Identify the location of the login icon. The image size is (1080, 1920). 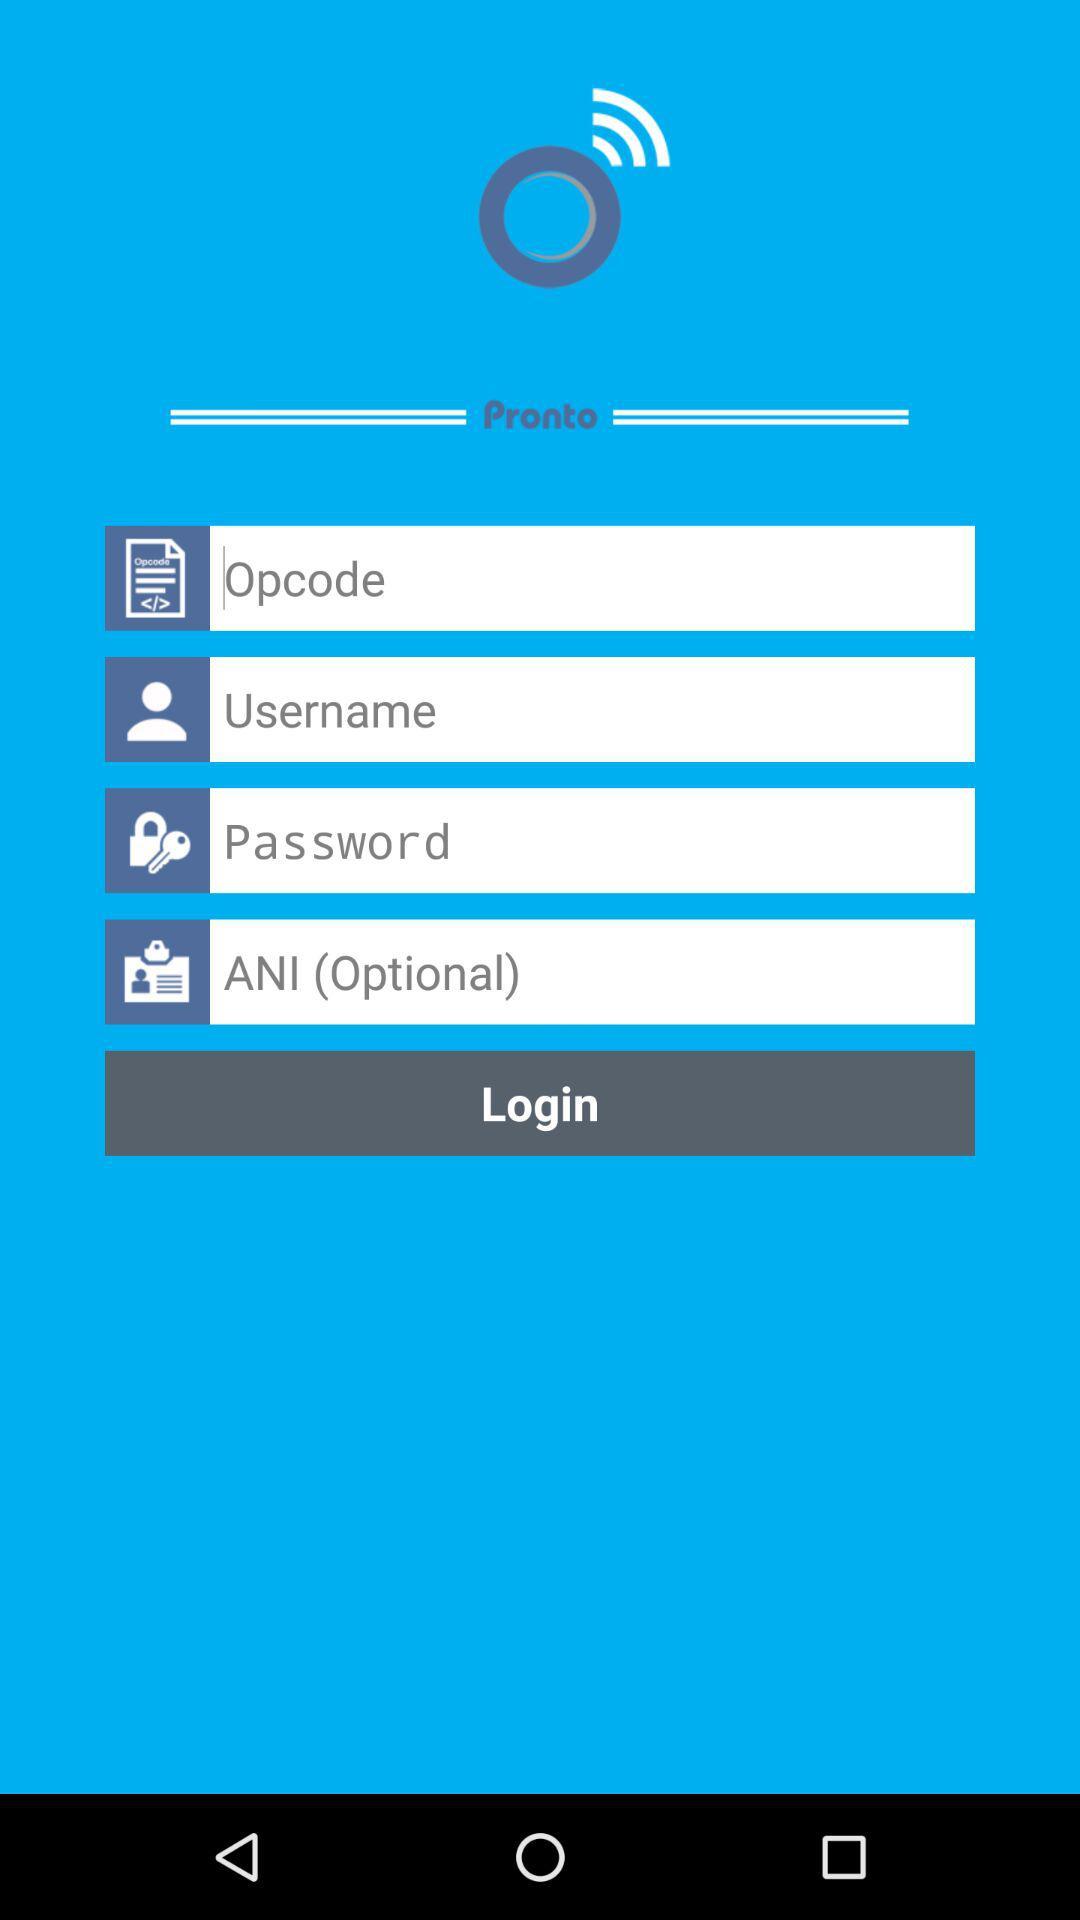
(540, 1102).